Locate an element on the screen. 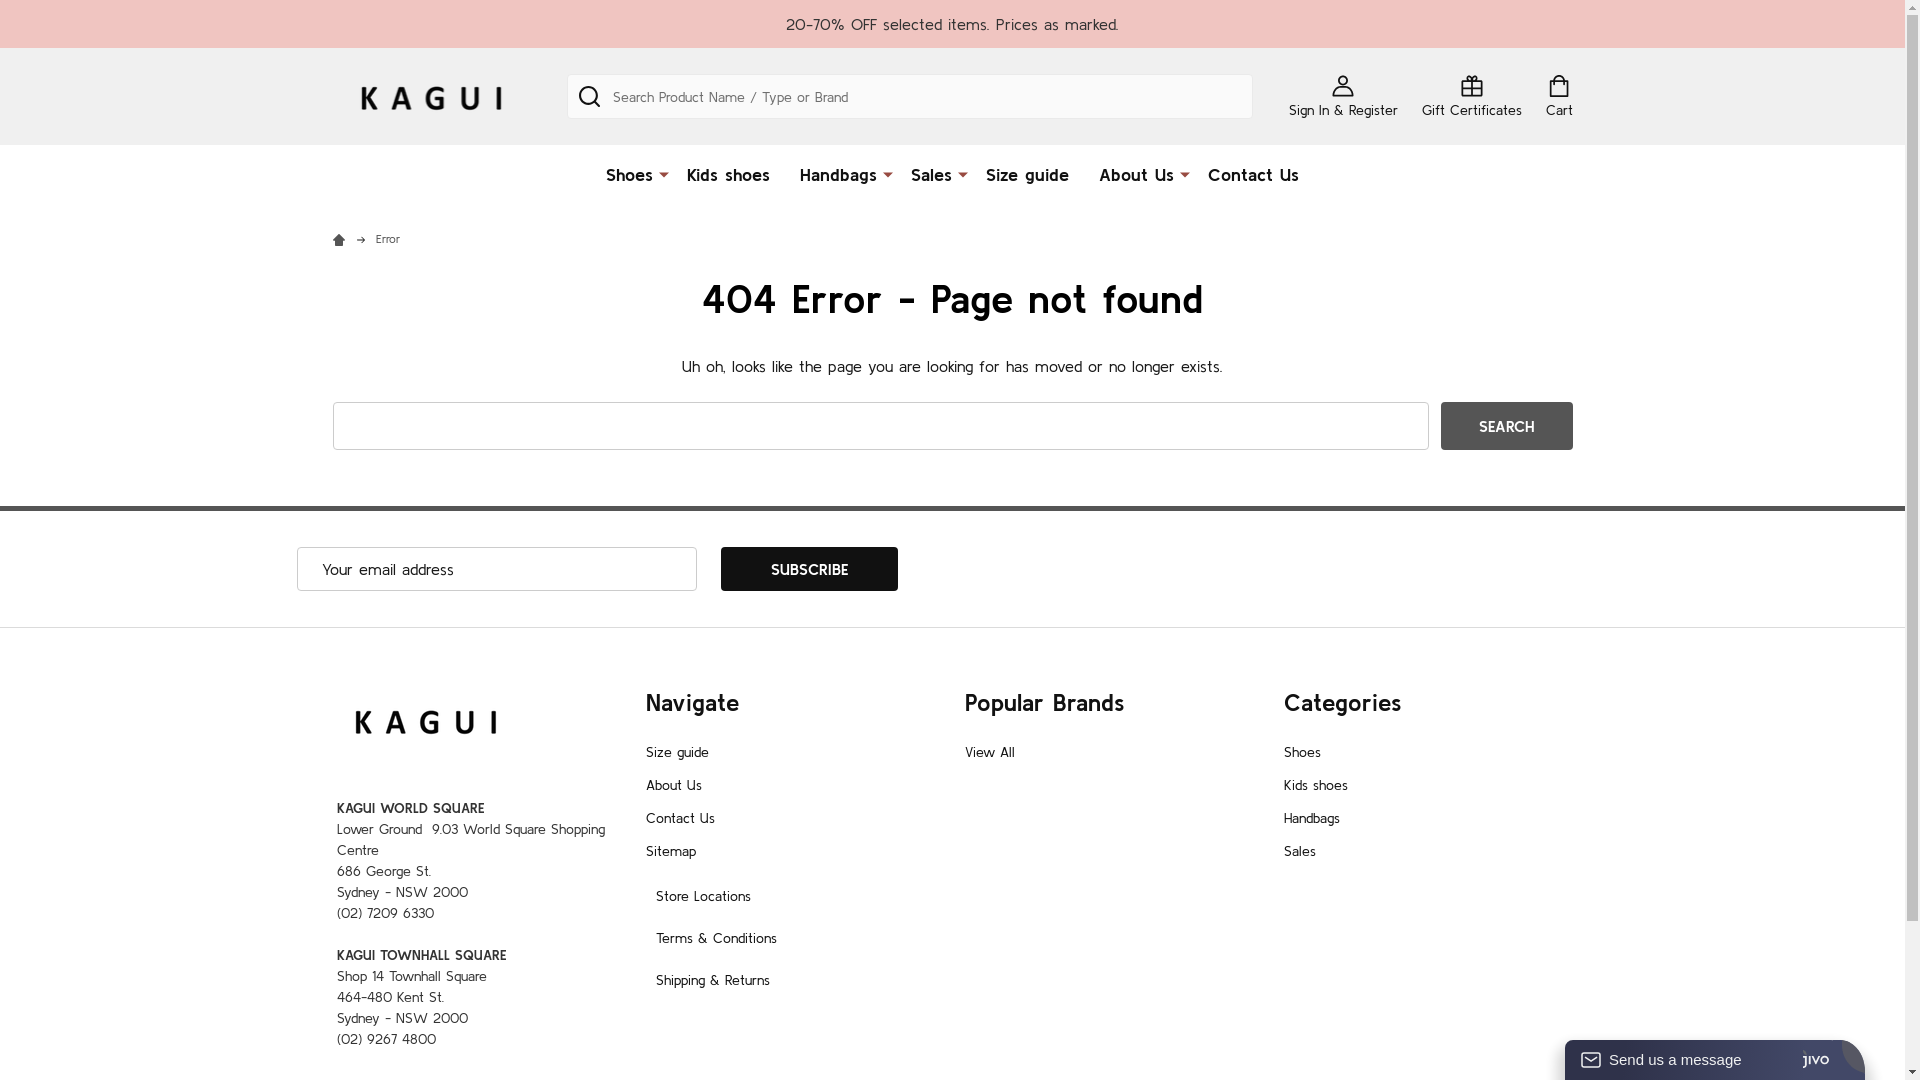  'Sitemap' is located at coordinates (671, 851).